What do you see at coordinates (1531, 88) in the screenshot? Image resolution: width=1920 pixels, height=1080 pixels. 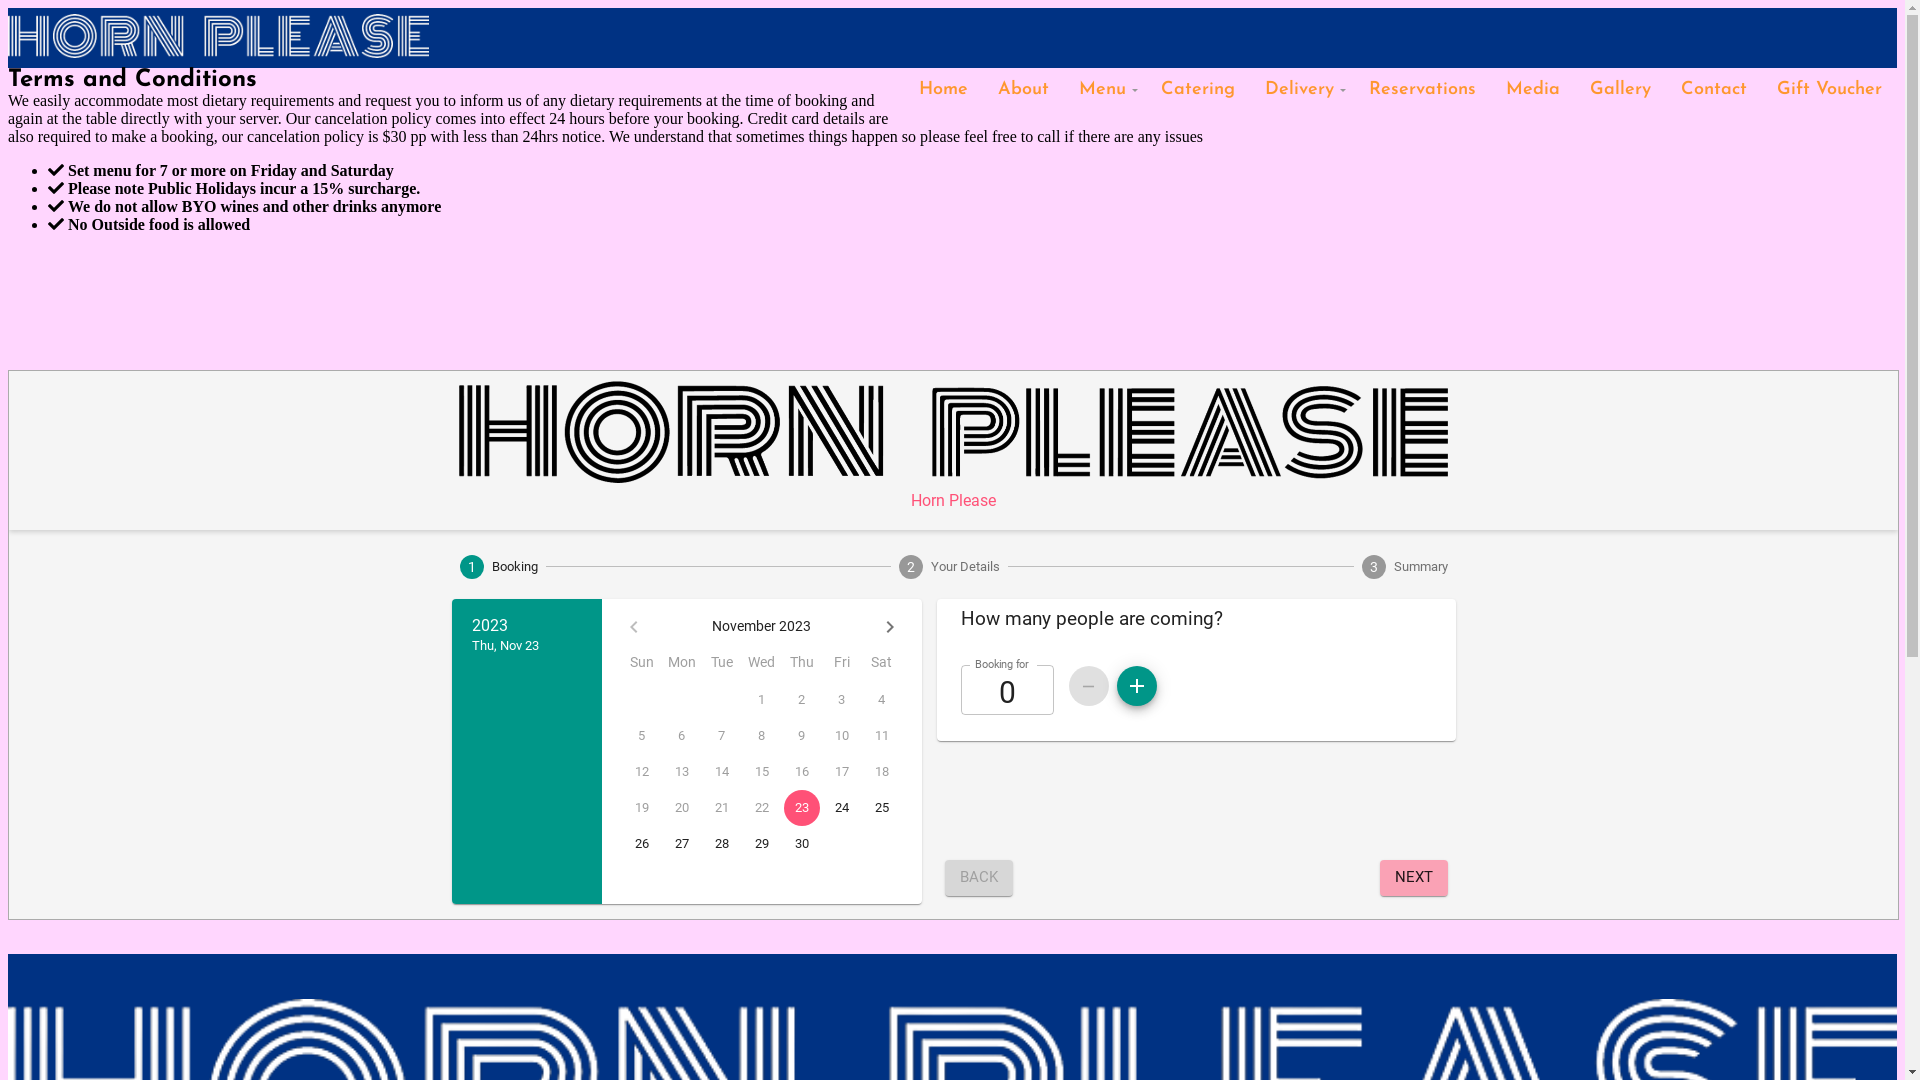 I see `'Media'` at bounding box center [1531, 88].